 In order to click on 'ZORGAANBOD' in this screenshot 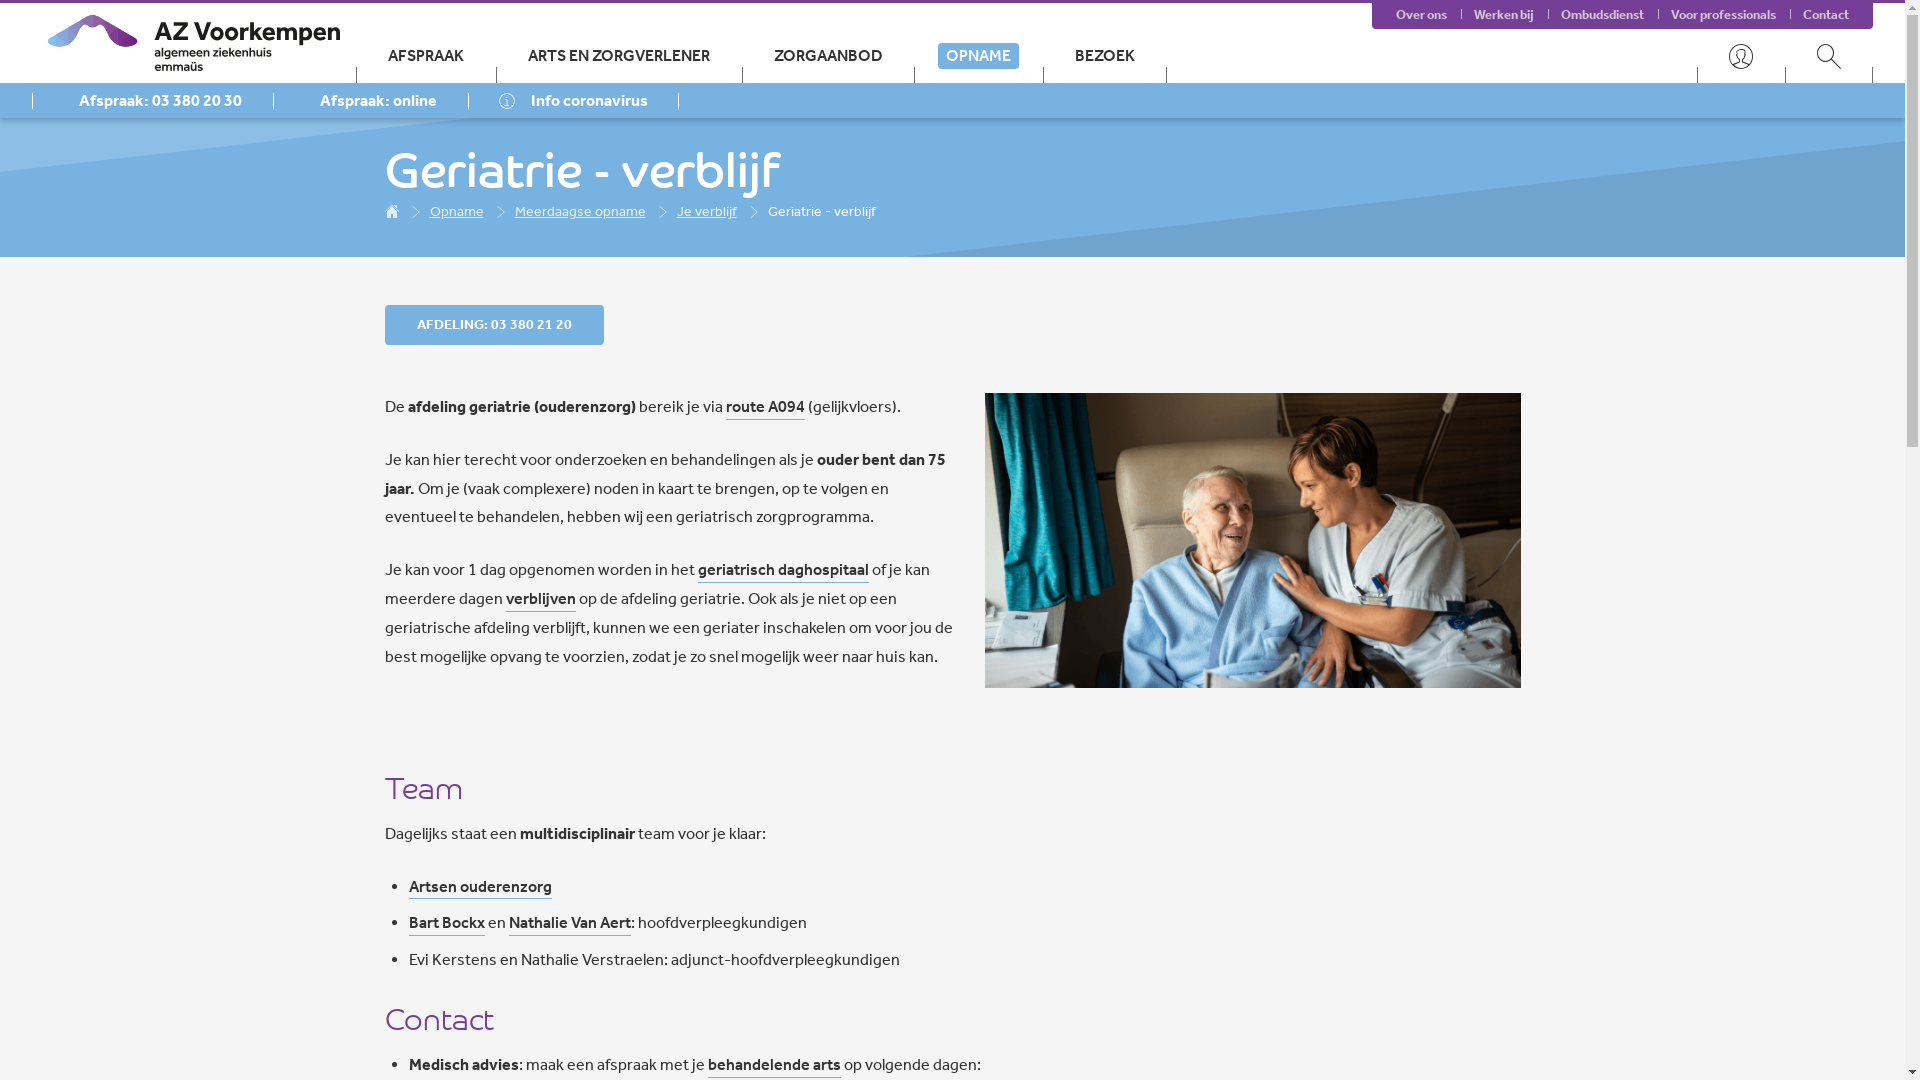, I will do `click(828, 55)`.